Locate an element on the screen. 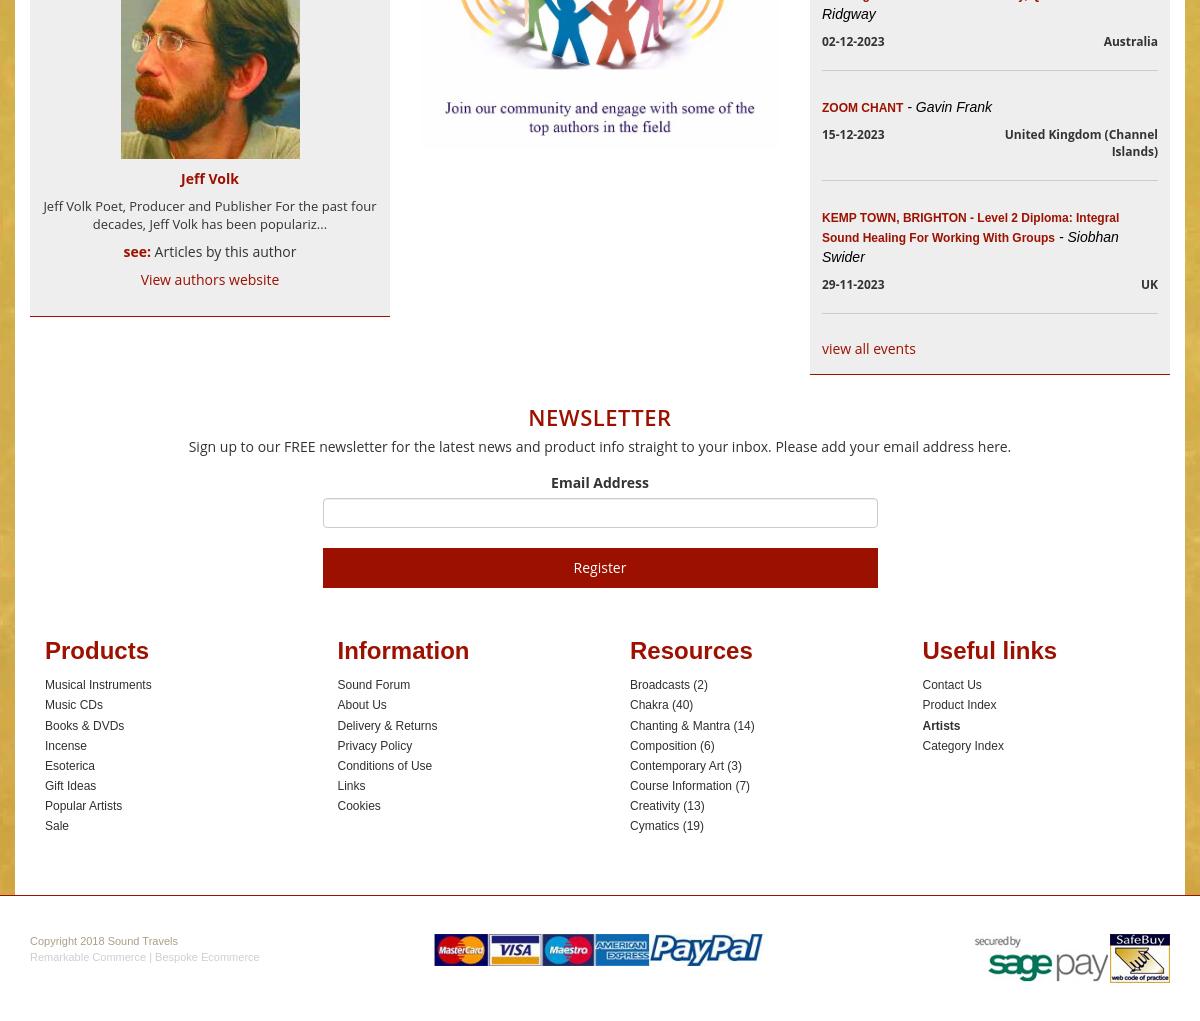 This screenshot has width=1200, height=1021. 'Popular Artists' is located at coordinates (83, 804).